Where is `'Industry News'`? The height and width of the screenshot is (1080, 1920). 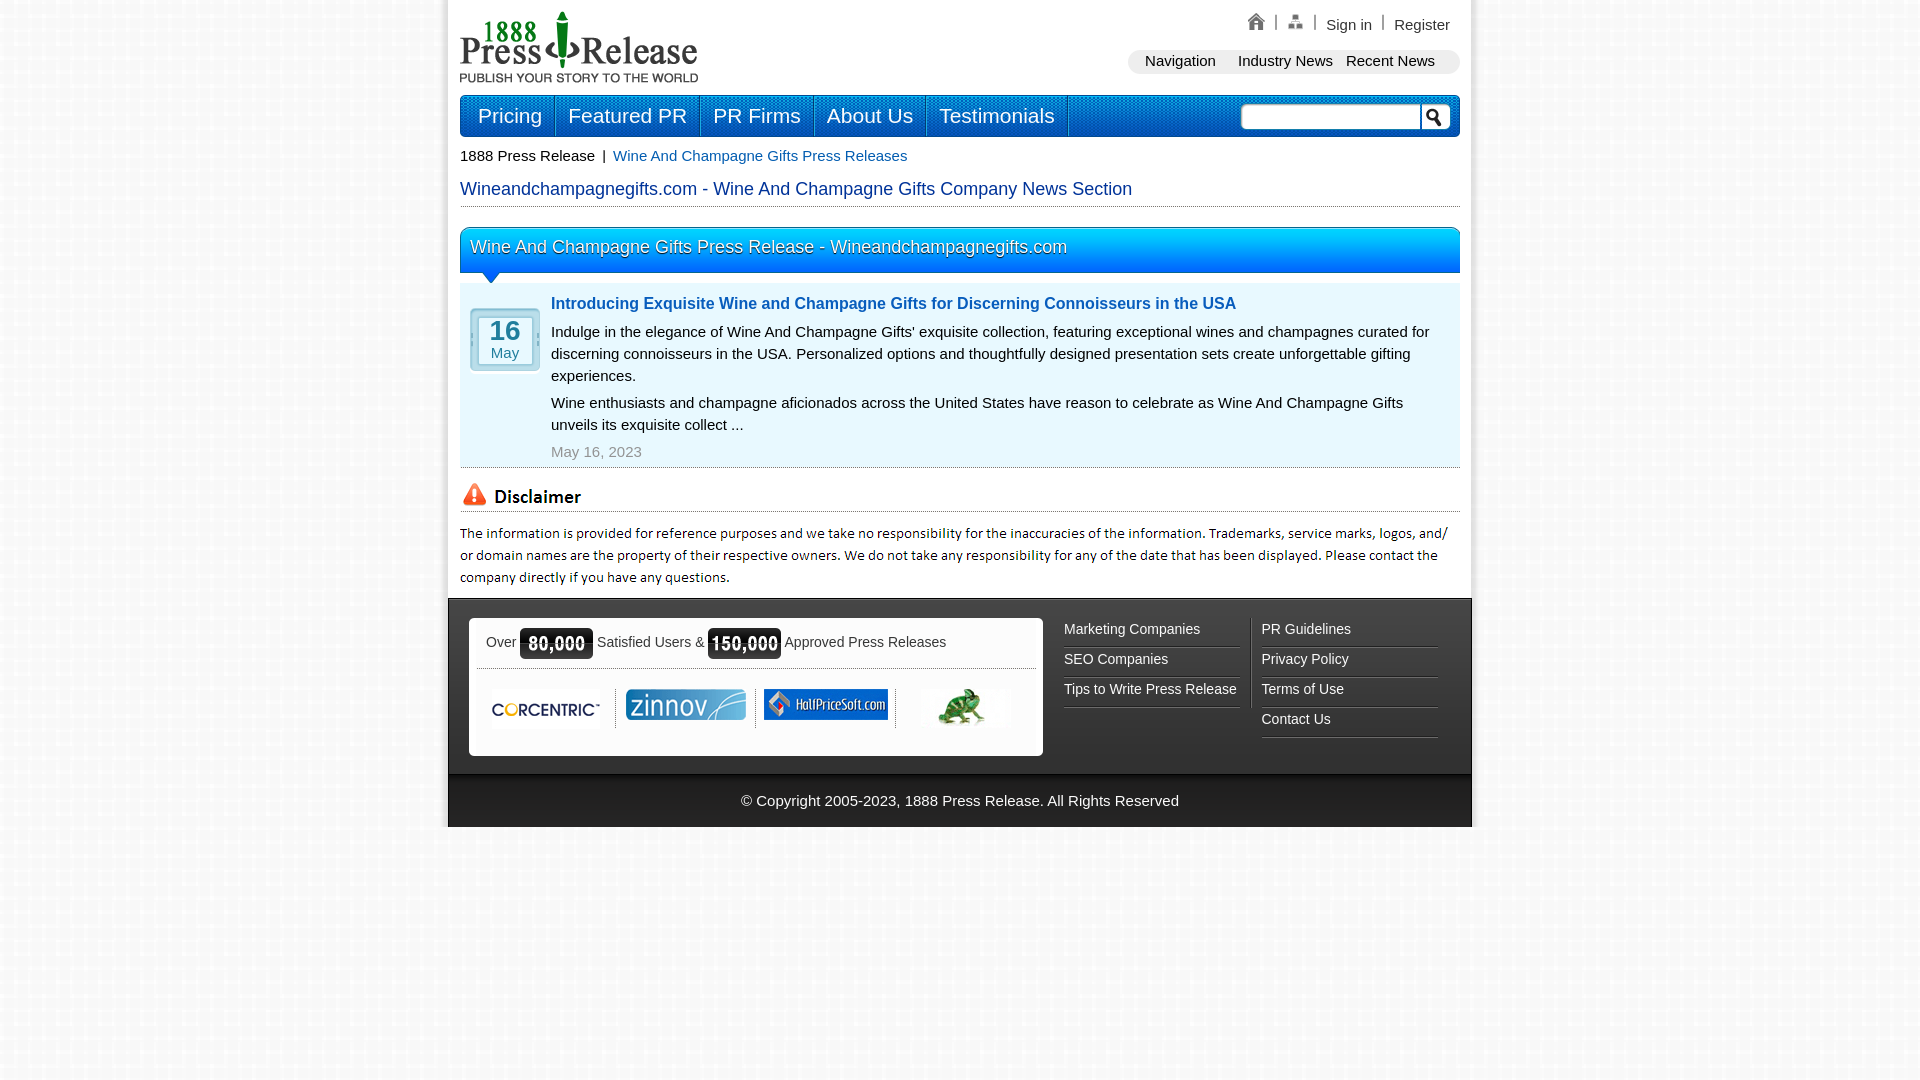 'Industry News' is located at coordinates (1285, 60).